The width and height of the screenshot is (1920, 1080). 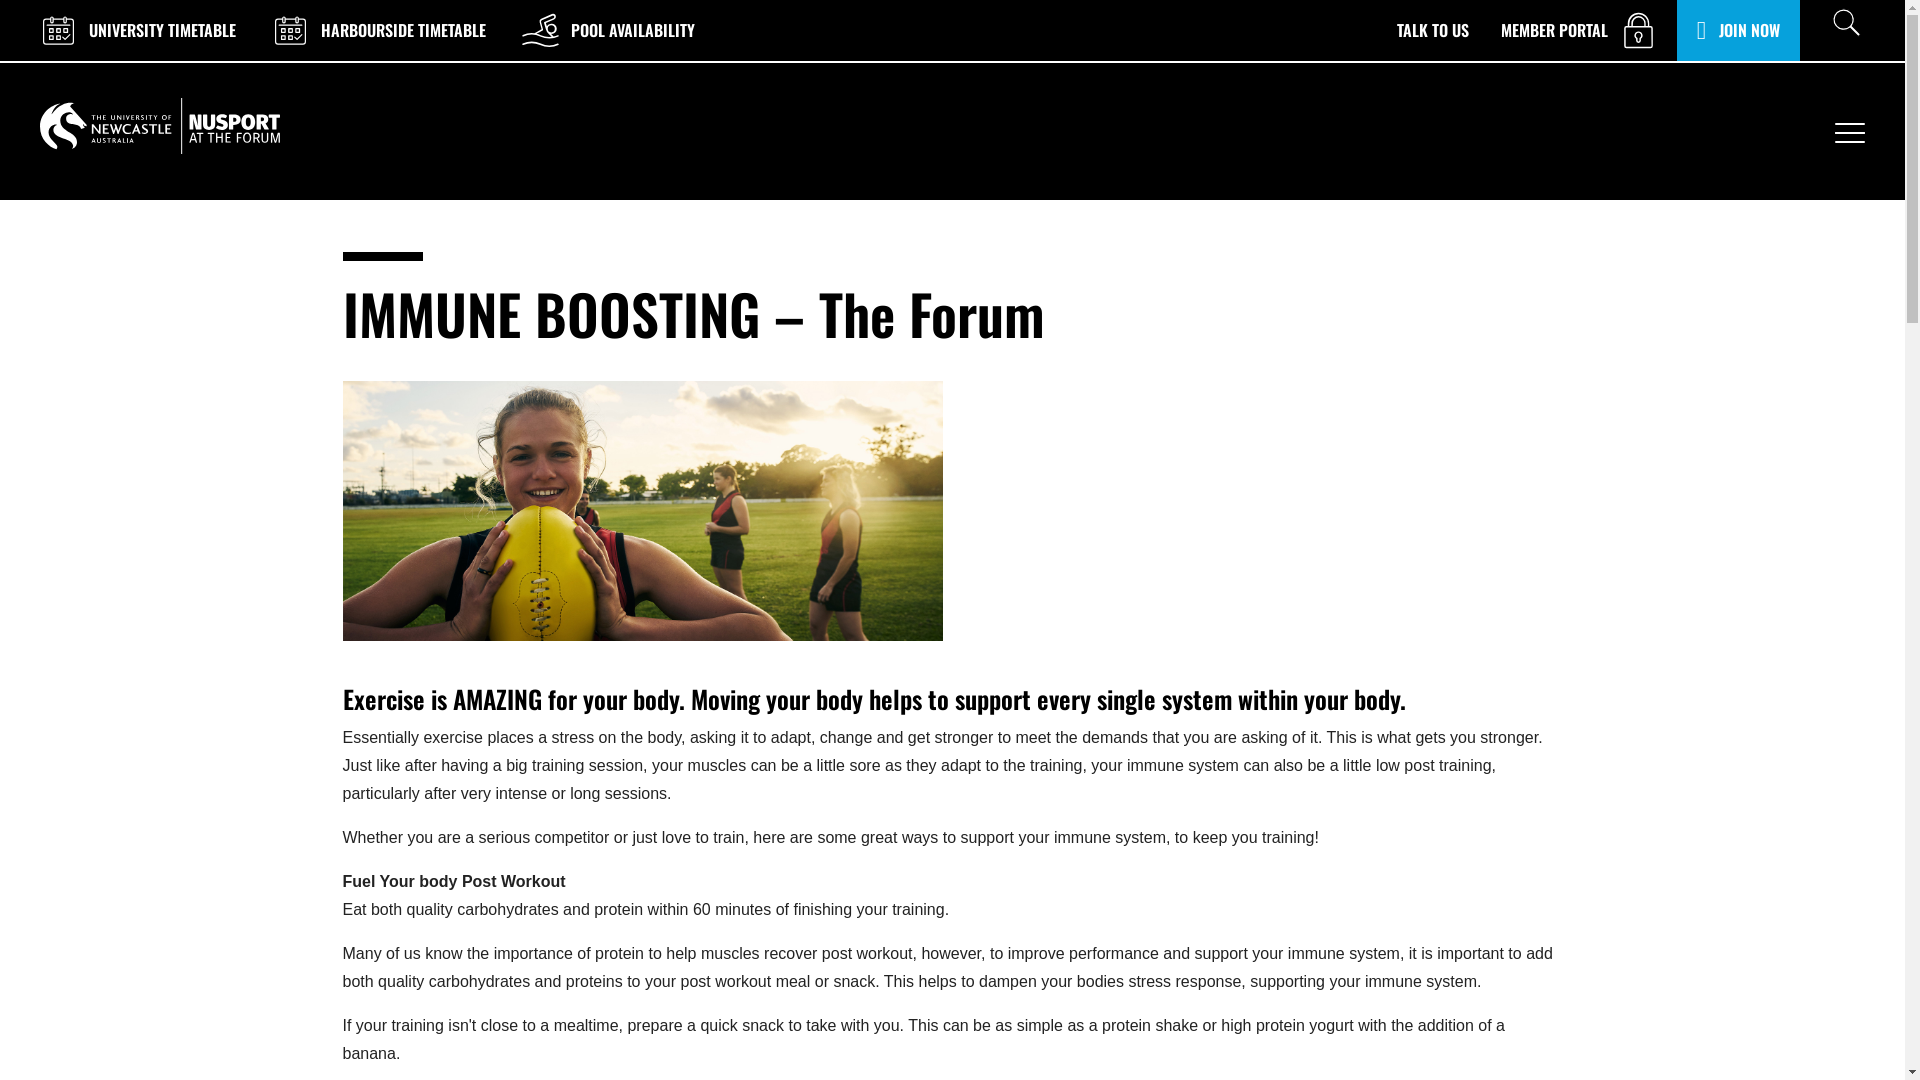 What do you see at coordinates (1579, 30) in the screenshot?
I see `'MEMBER PORTAL'` at bounding box center [1579, 30].